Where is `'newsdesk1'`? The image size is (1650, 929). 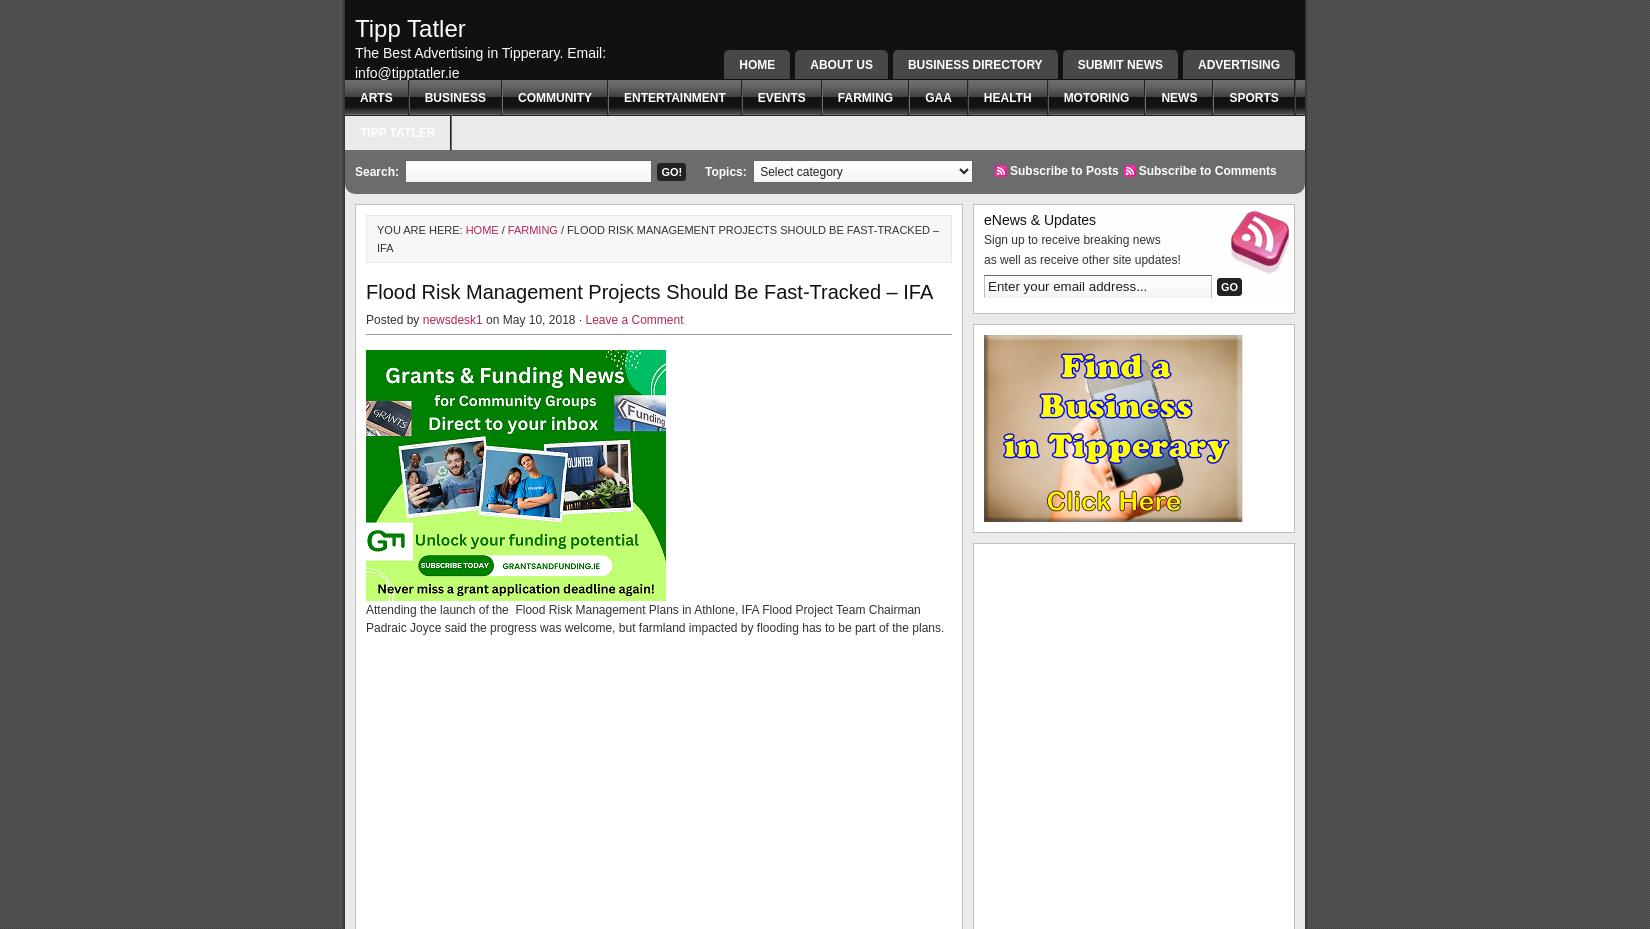 'newsdesk1' is located at coordinates (450, 320).